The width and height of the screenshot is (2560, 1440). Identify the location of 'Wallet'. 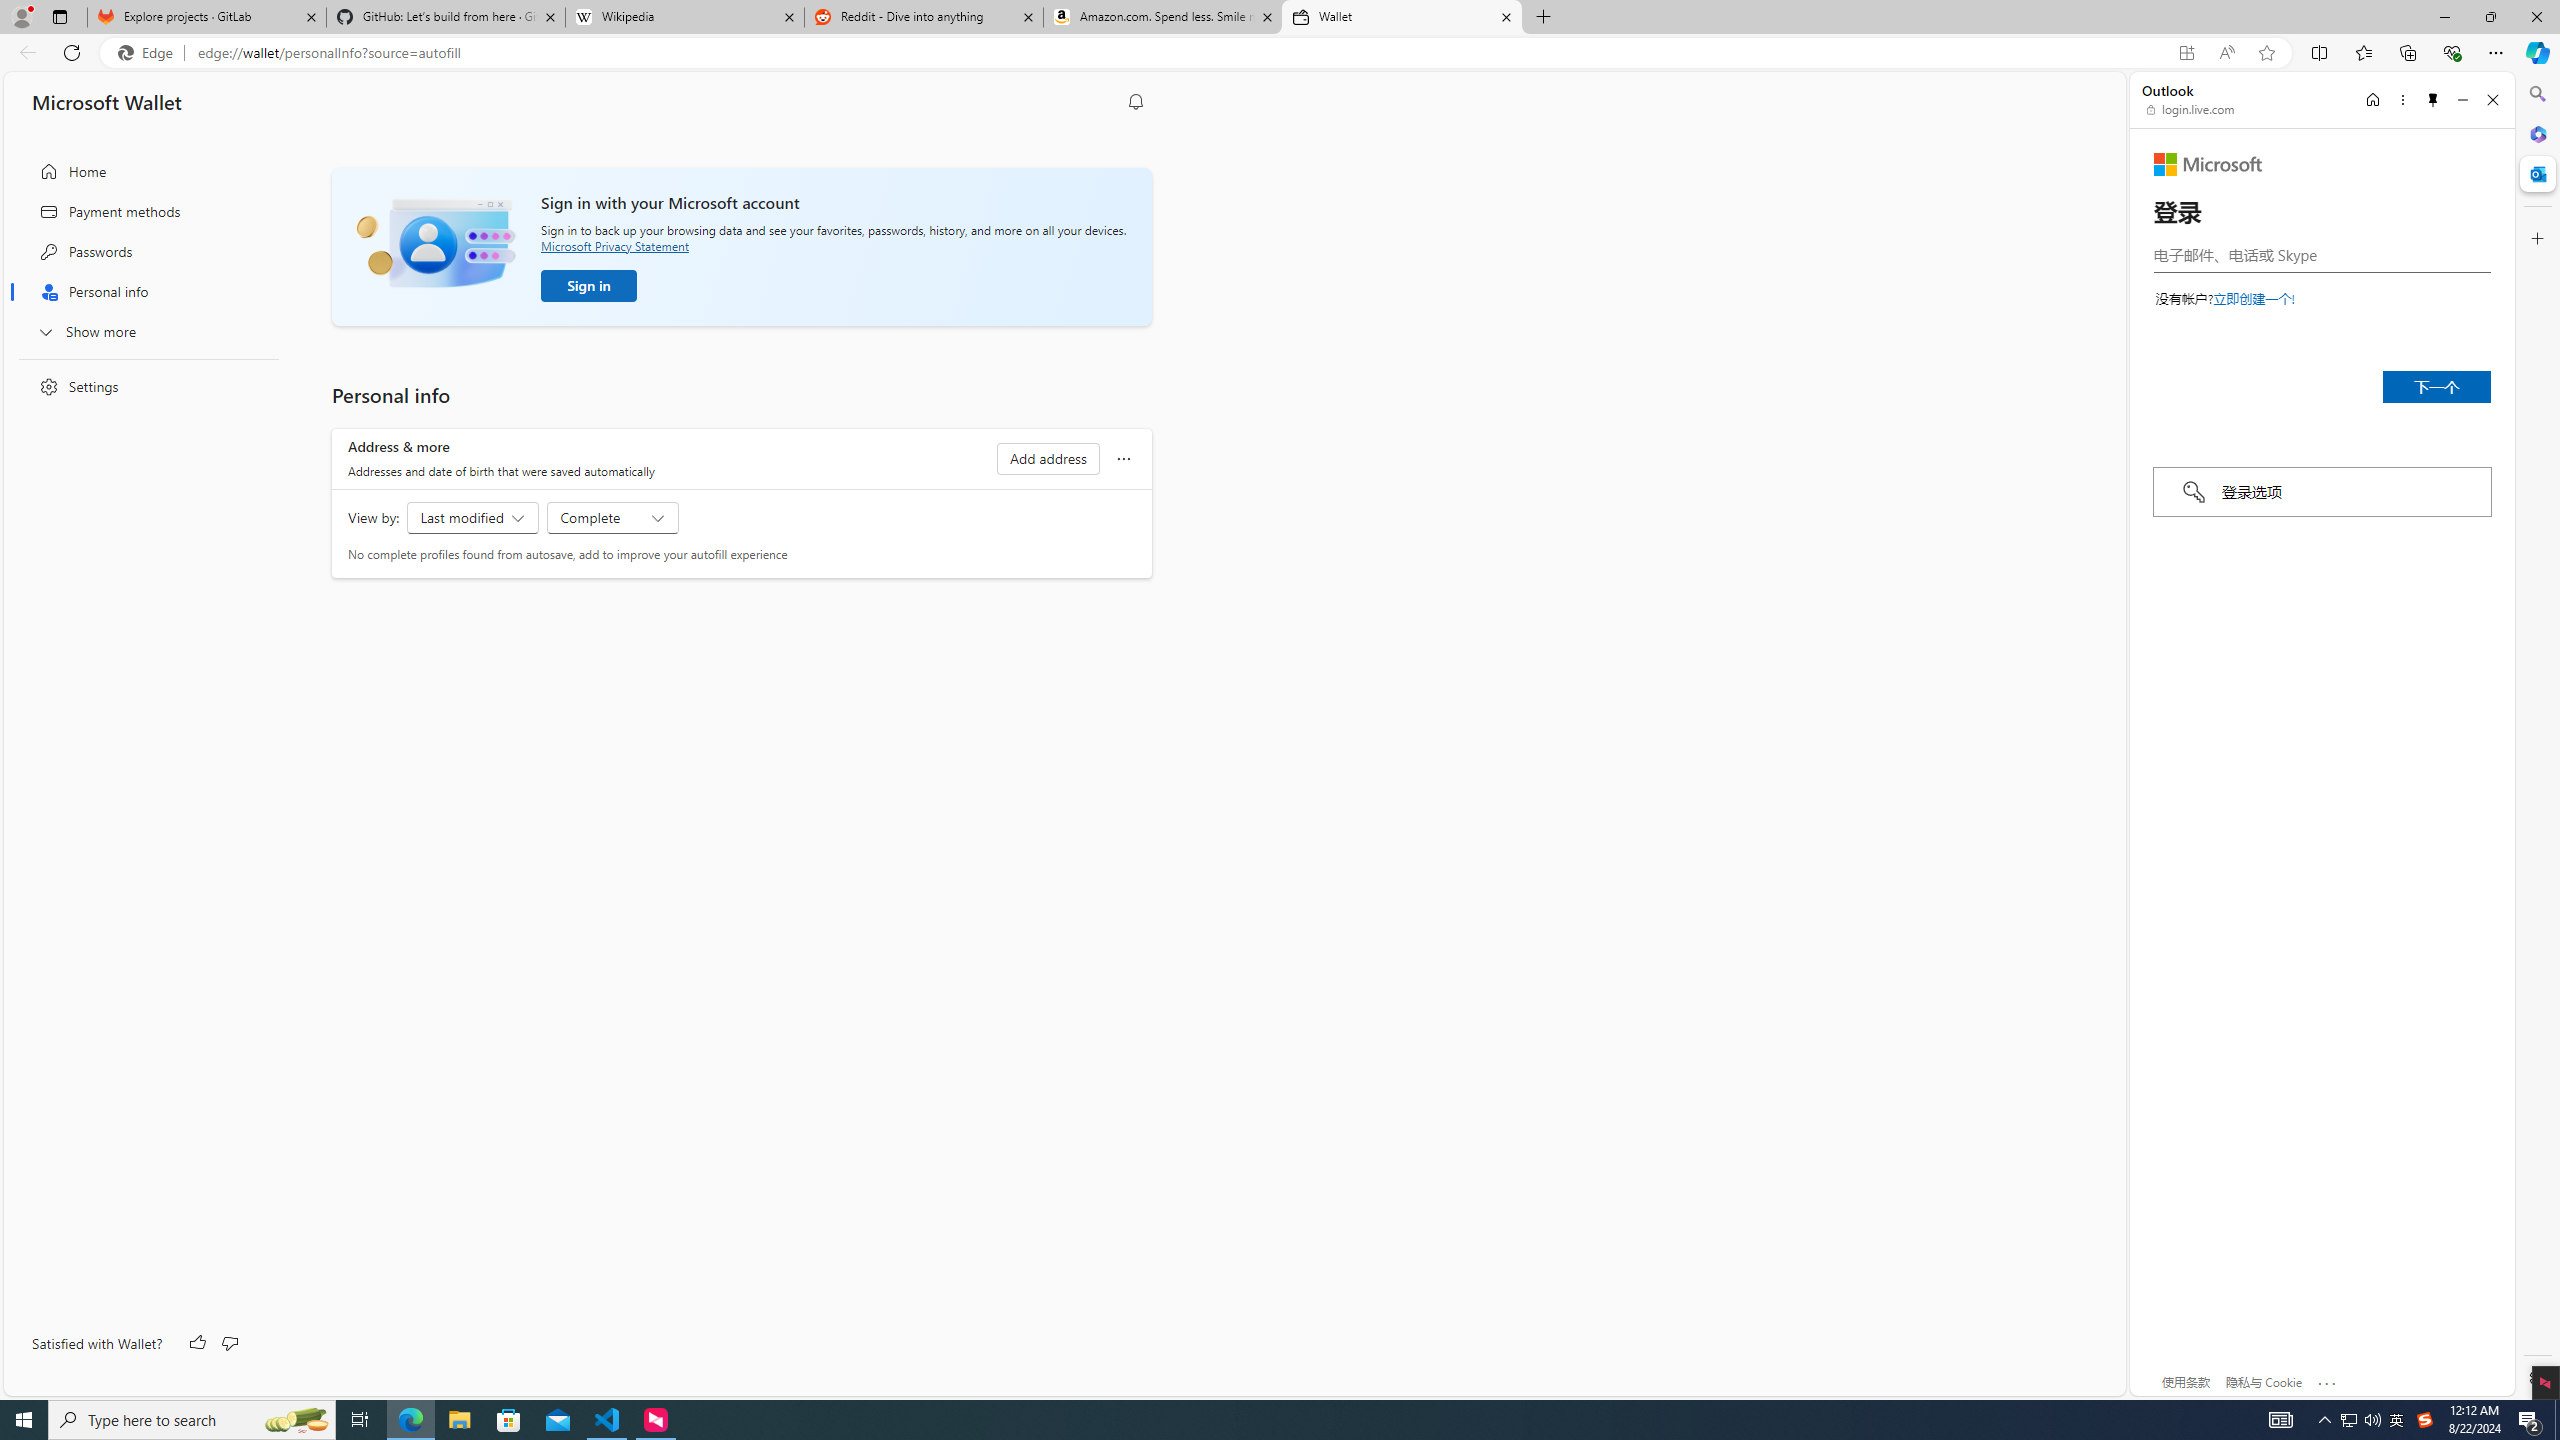
(1402, 16).